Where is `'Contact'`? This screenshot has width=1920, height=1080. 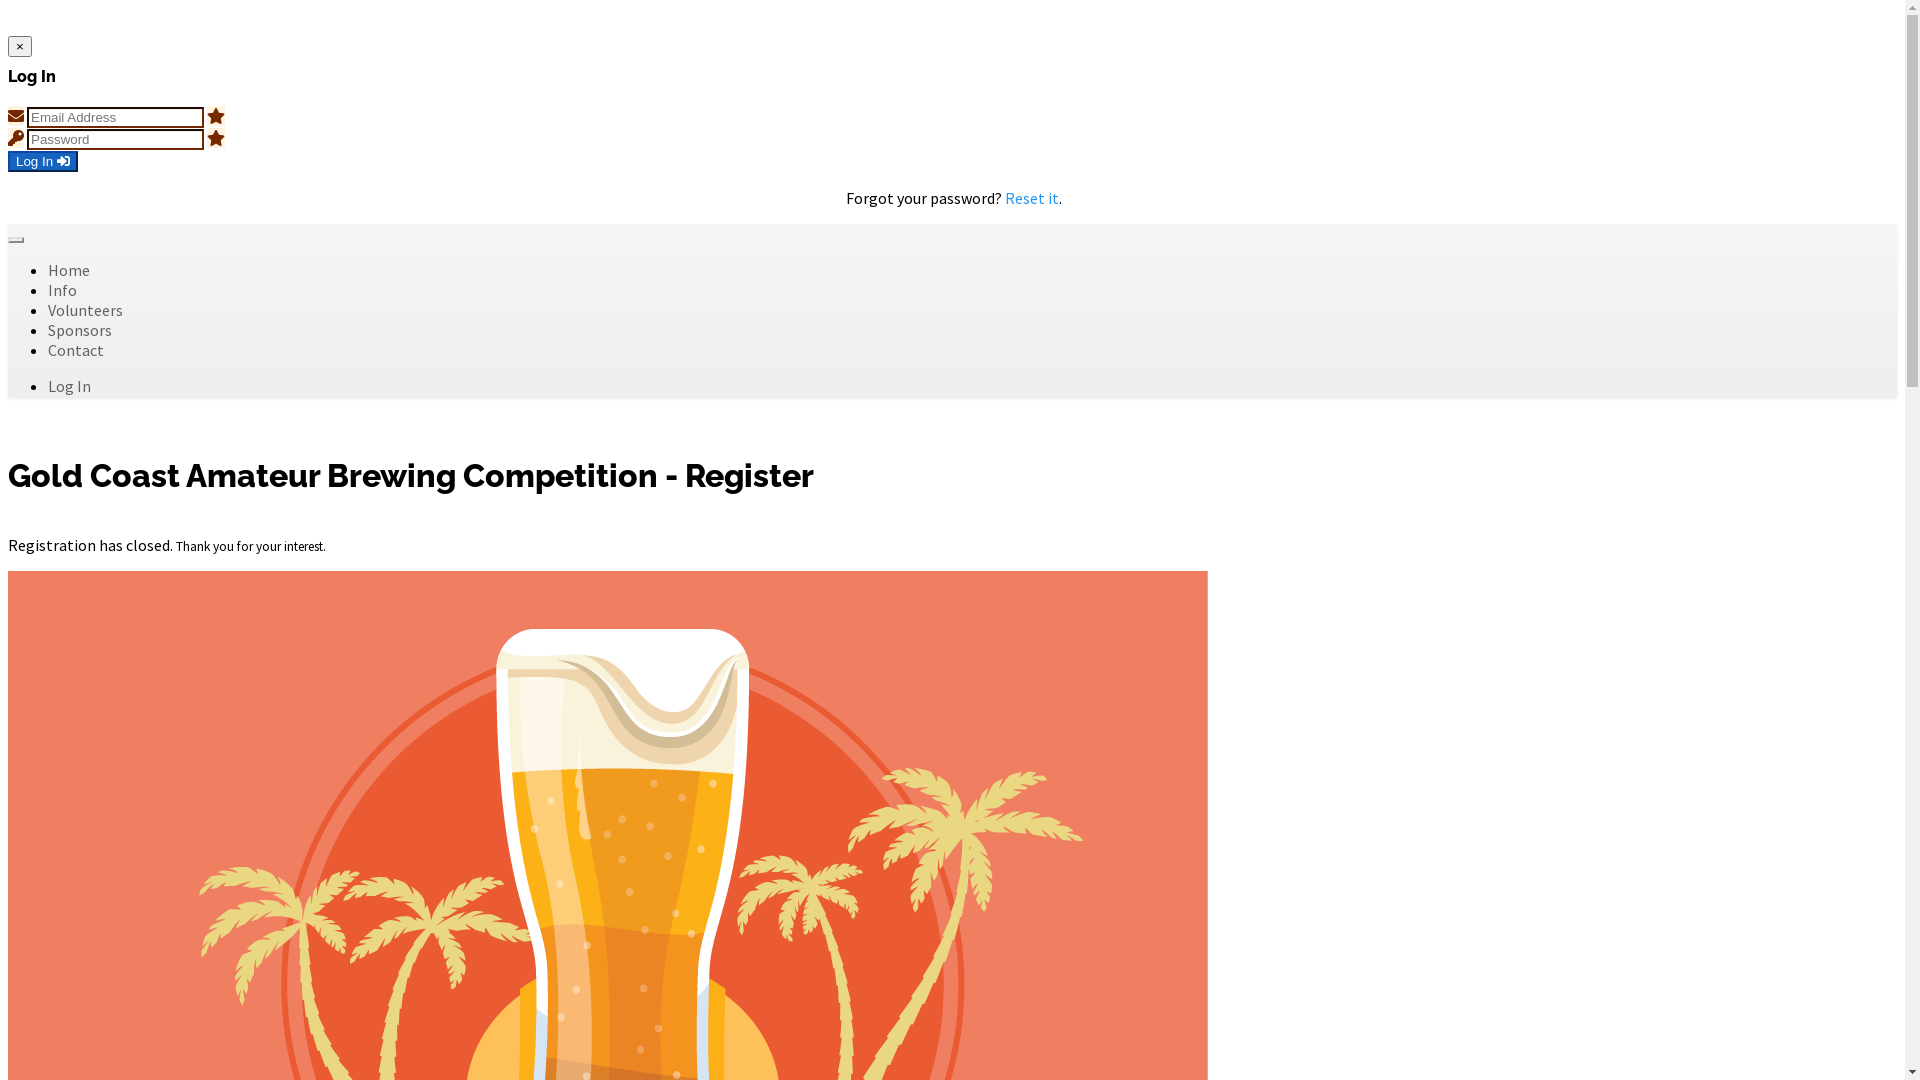 'Contact' is located at coordinates (76, 349).